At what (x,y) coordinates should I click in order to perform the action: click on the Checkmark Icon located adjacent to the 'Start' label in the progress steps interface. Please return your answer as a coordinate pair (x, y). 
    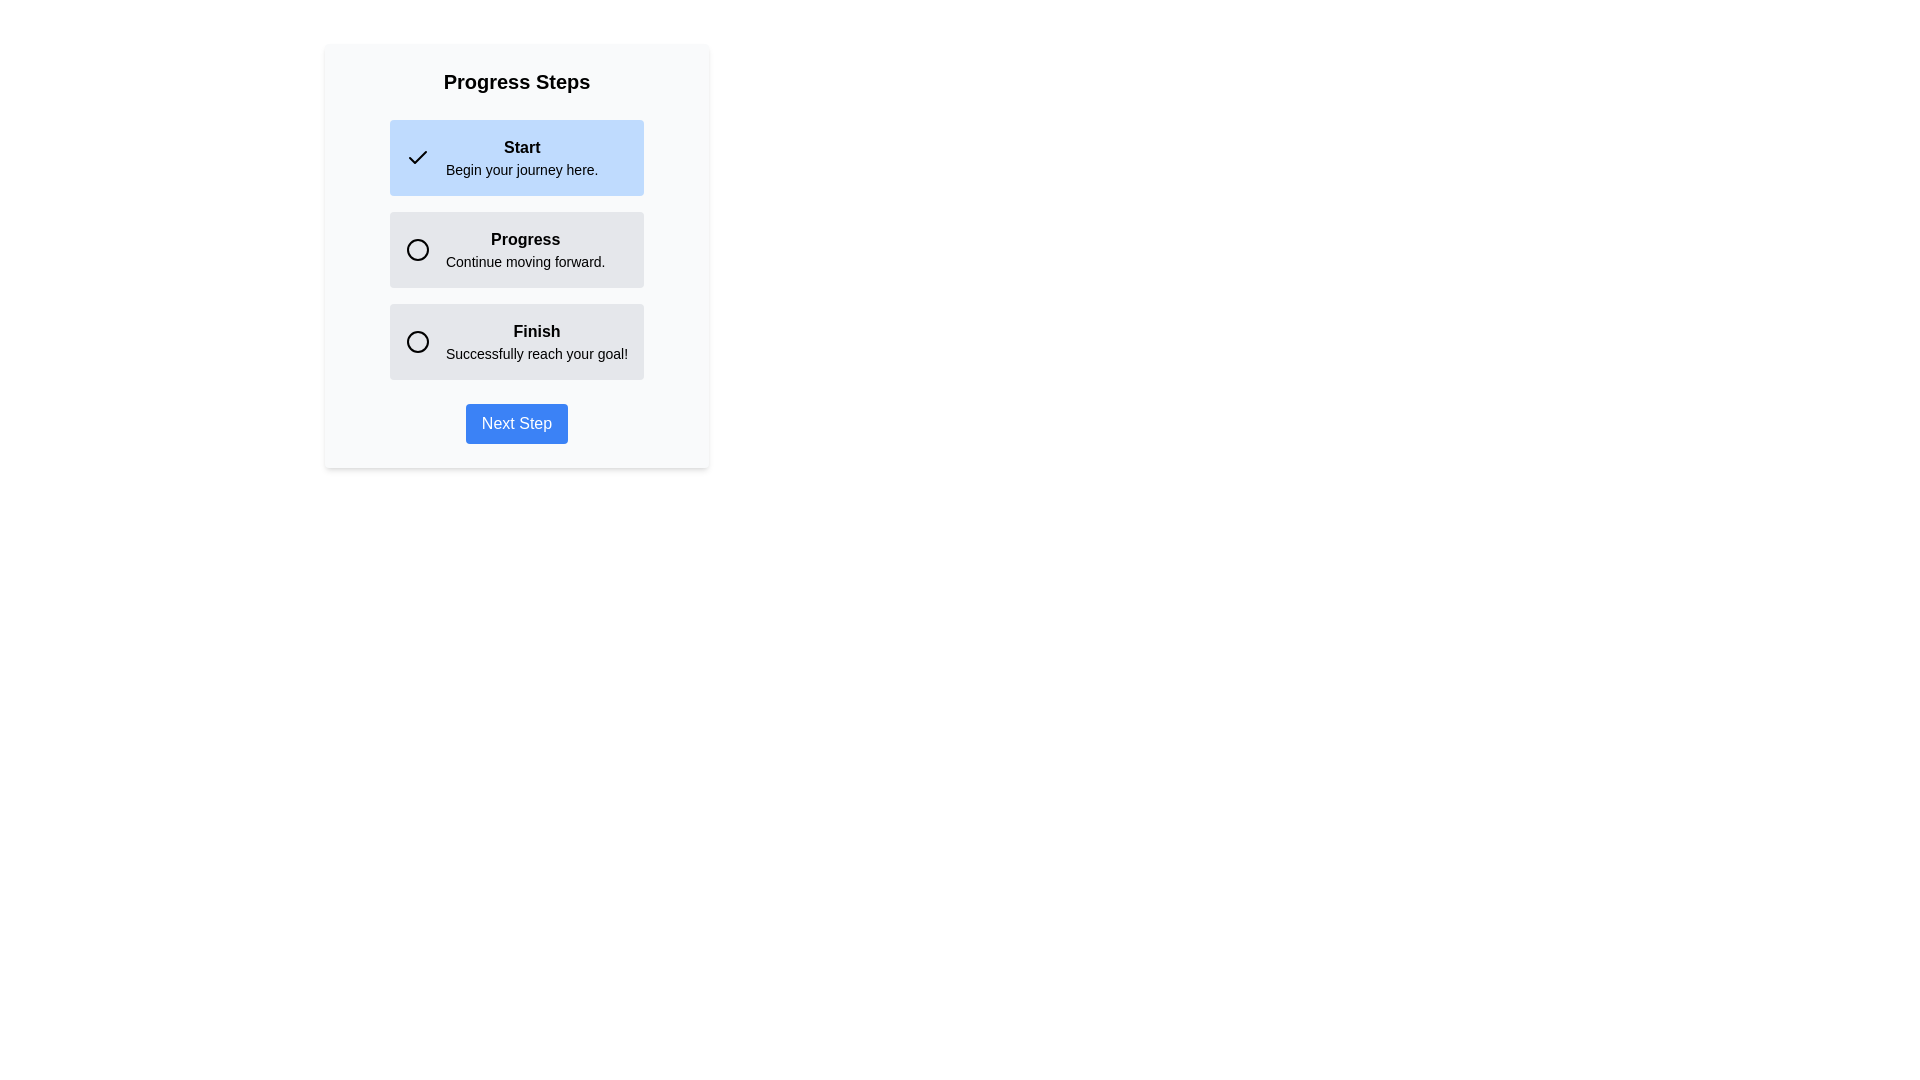
    Looking at the image, I should click on (416, 156).